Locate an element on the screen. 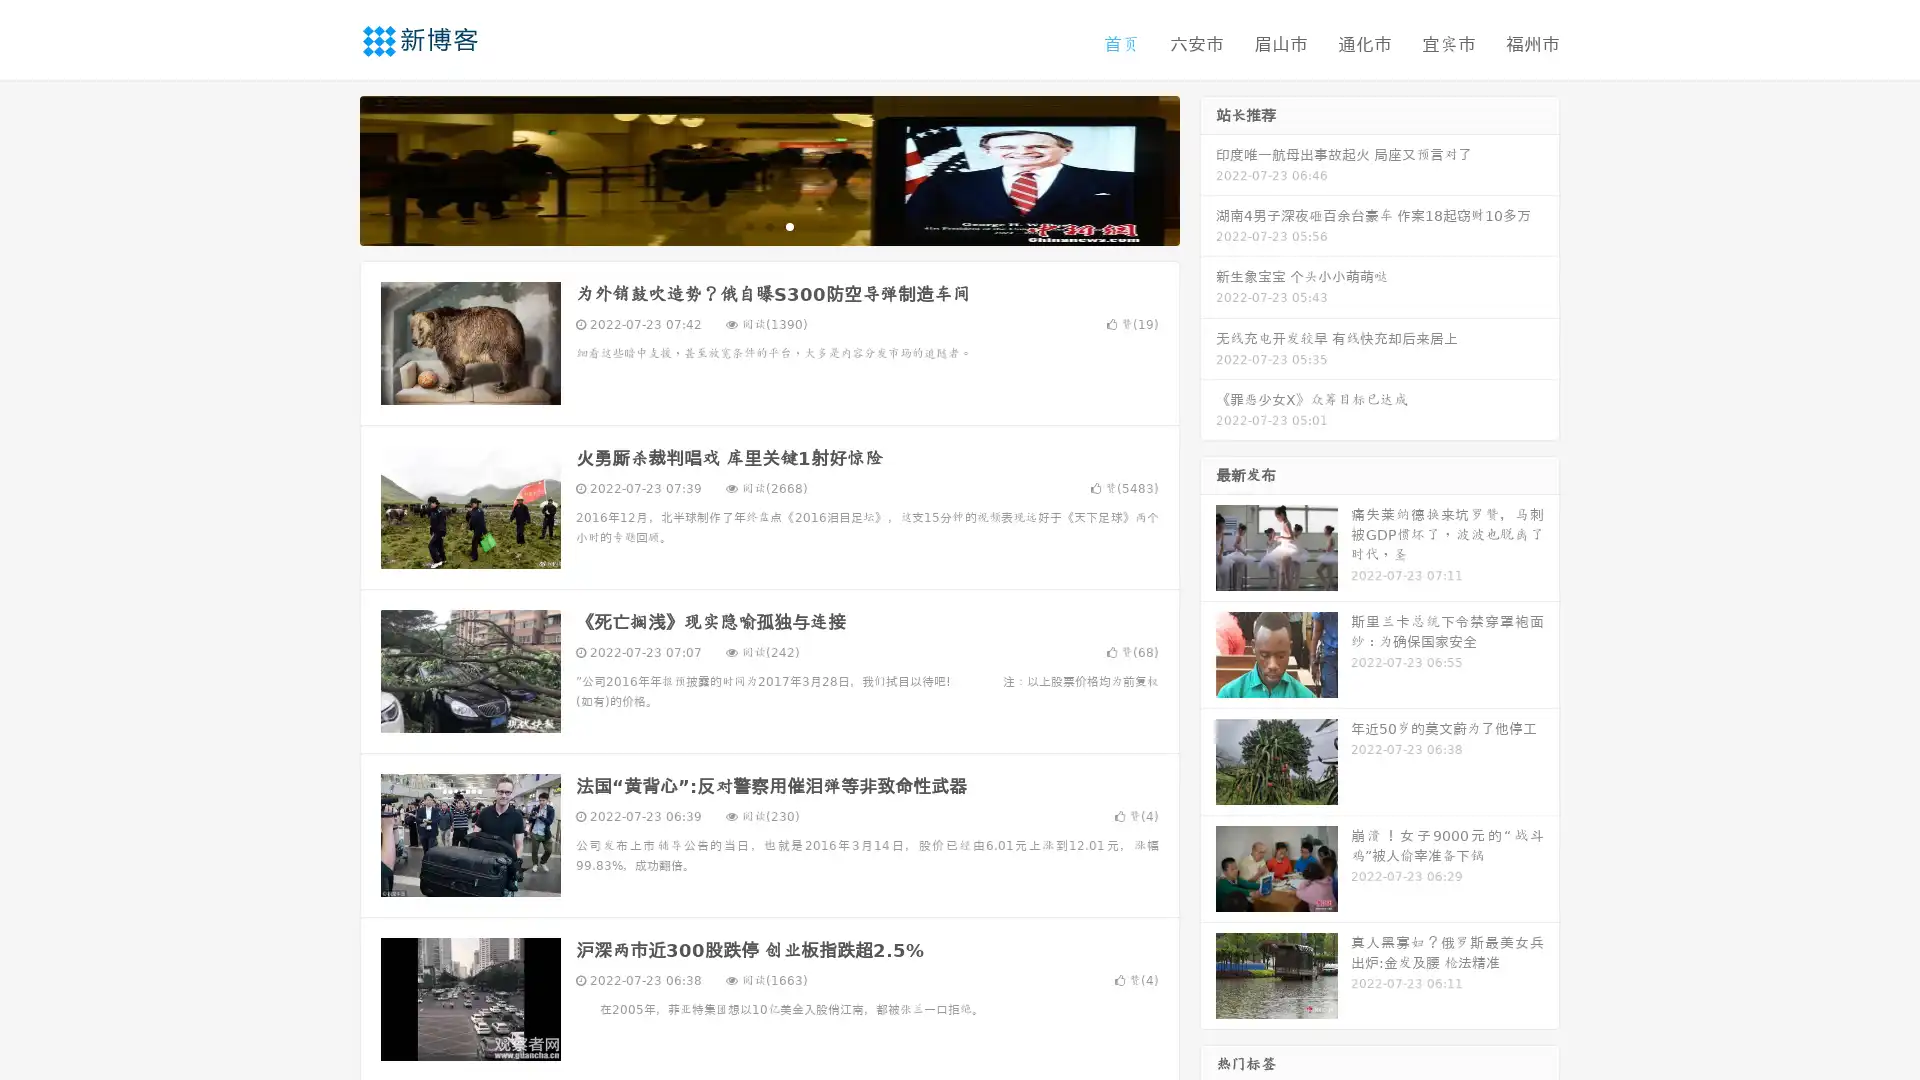 This screenshot has height=1080, width=1920. Go to slide 1 is located at coordinates (748, 225).